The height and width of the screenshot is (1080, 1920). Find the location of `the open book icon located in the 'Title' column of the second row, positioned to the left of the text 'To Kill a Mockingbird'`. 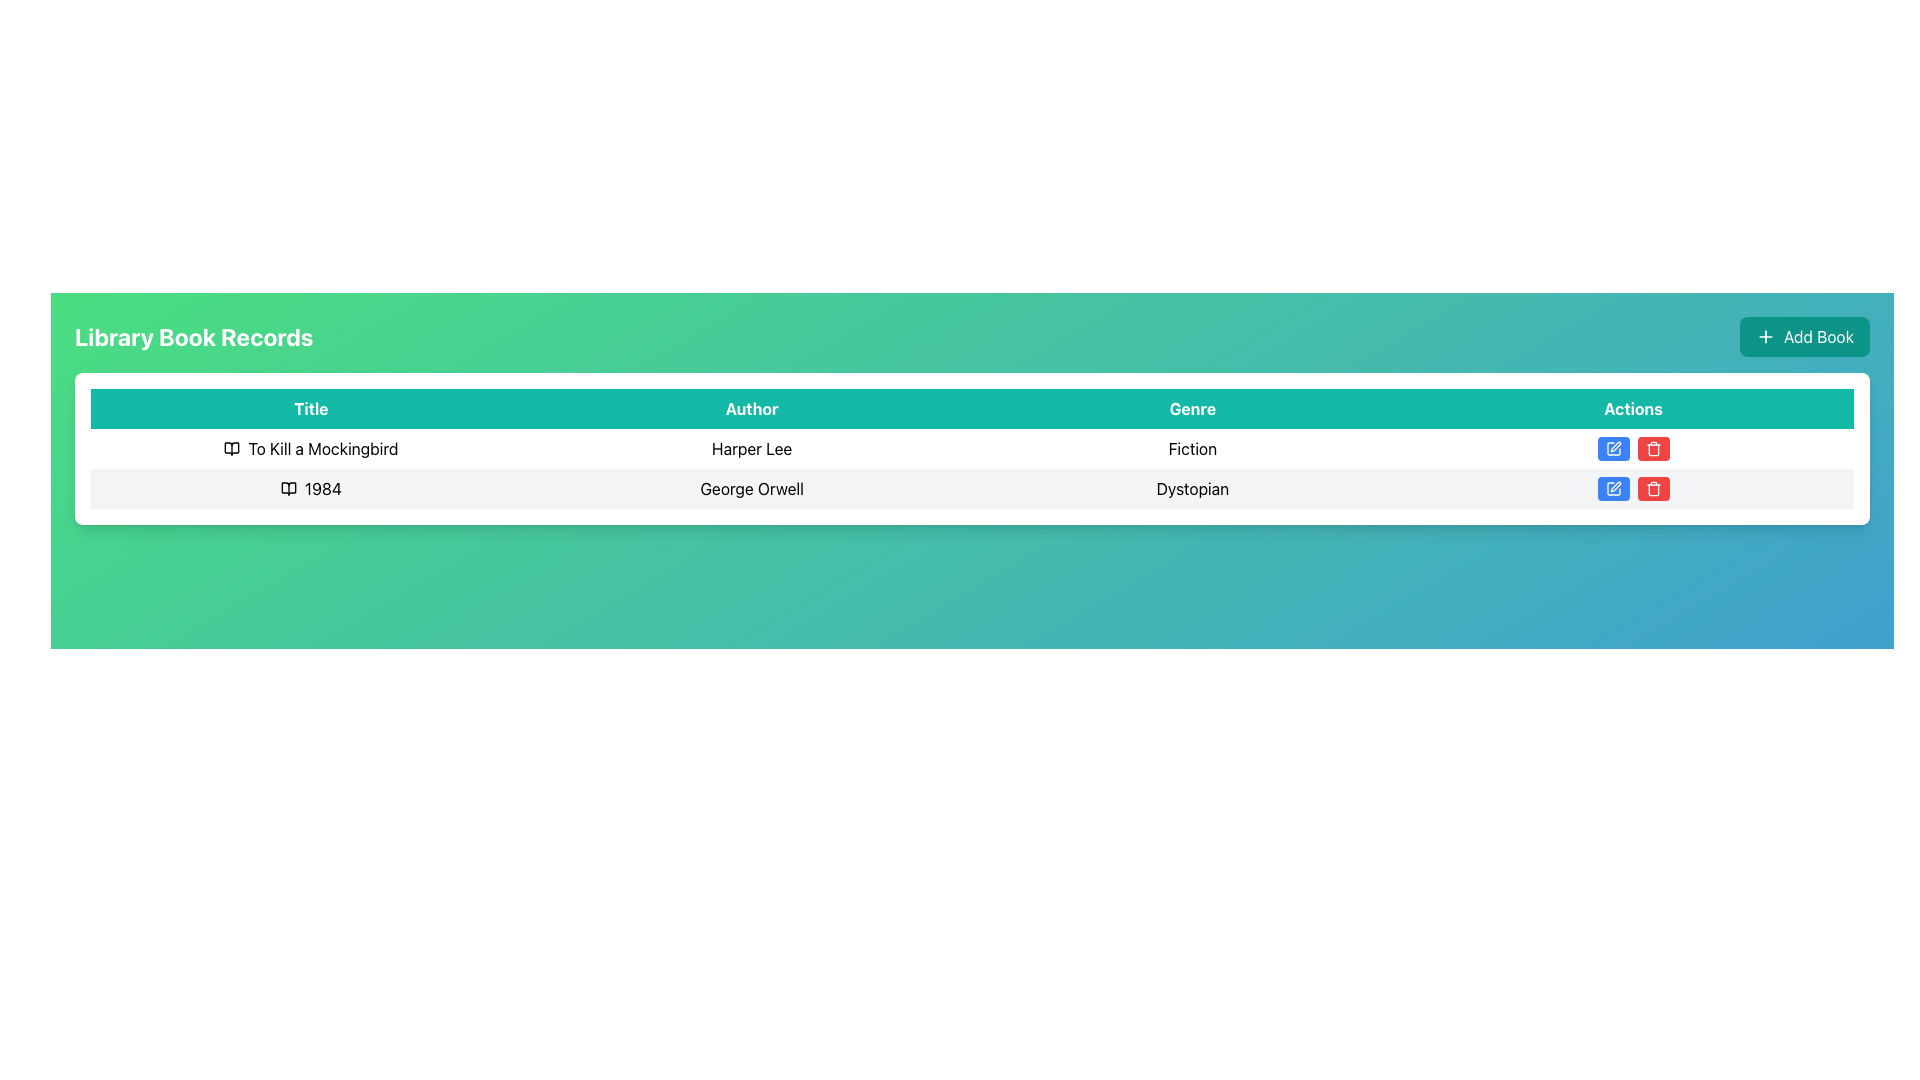

the open book icon located in the 'Title' column of the second row, positioned to the left of the text 'To Kill a Mockingbird' is located at coordinates (287, 489).